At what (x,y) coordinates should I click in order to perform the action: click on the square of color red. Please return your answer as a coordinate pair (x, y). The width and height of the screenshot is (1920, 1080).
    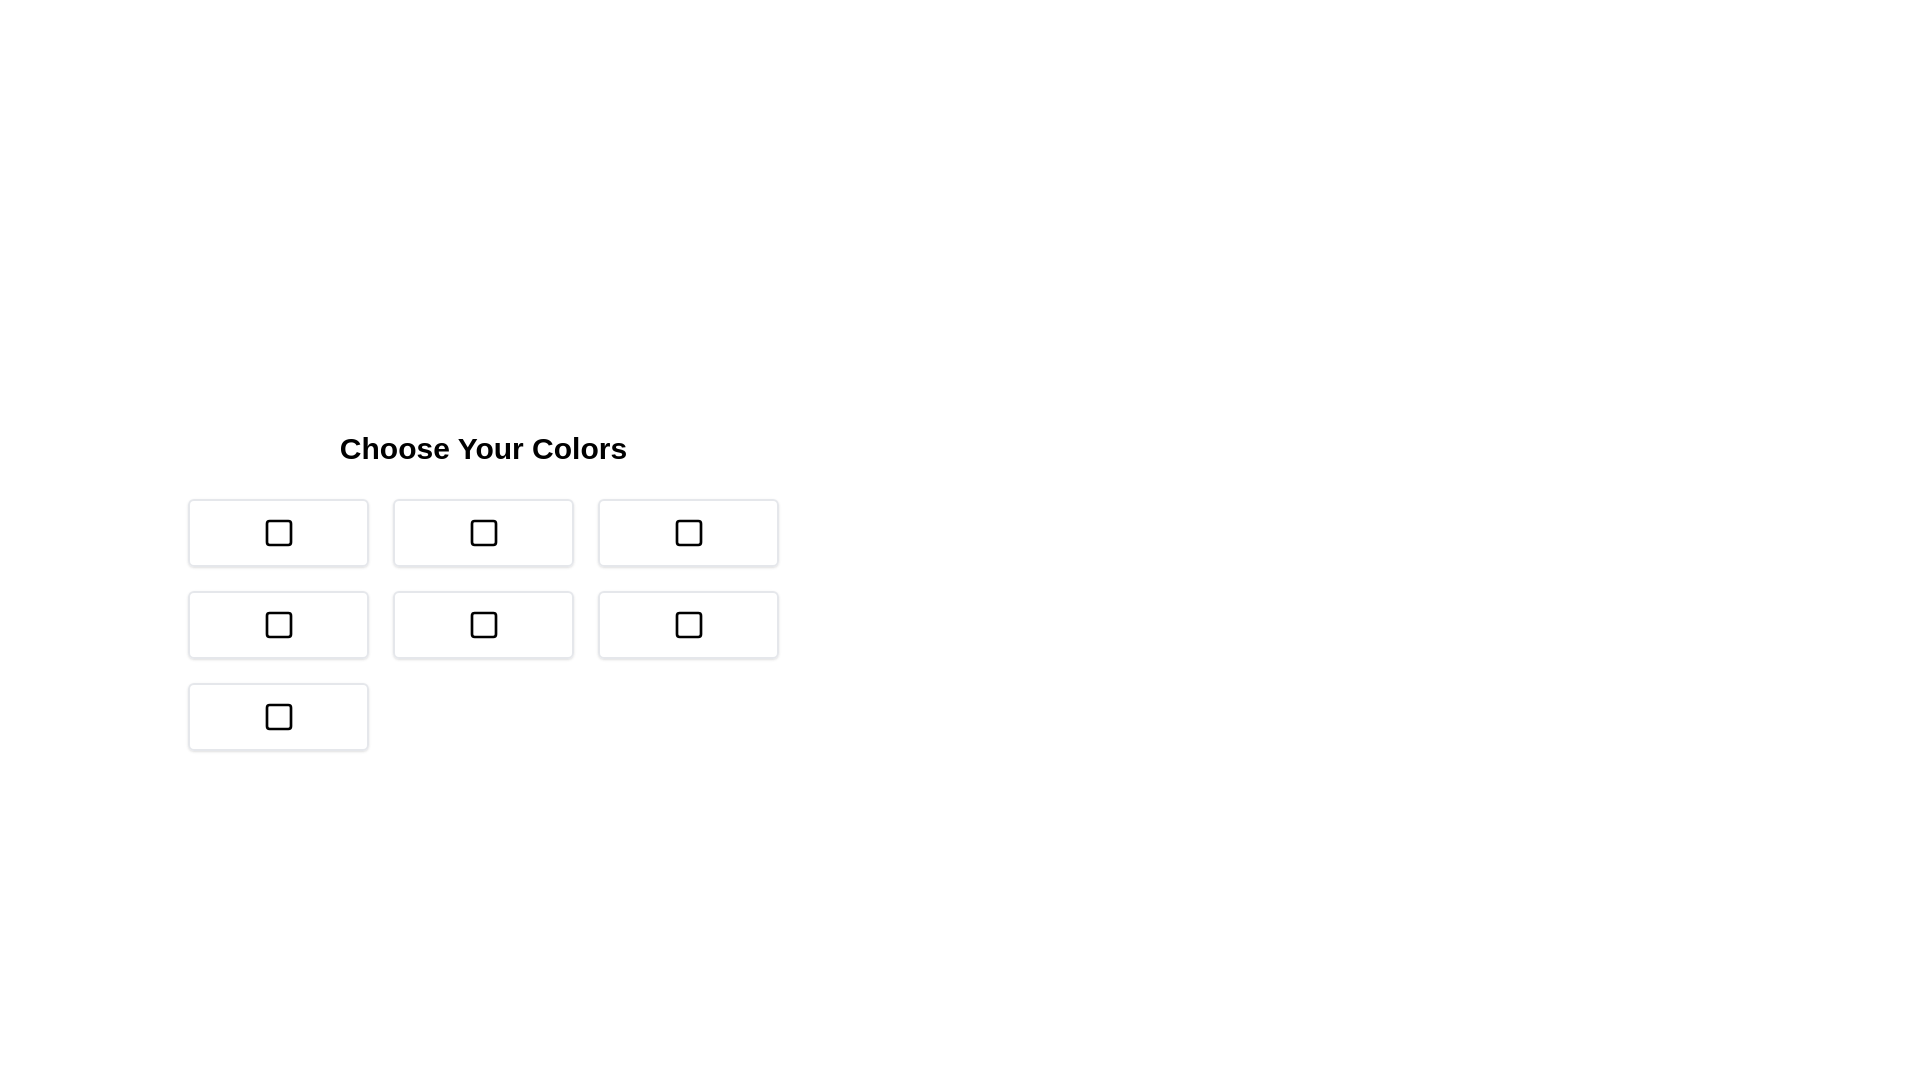
    Looking at the image, I should click on (277, 531).